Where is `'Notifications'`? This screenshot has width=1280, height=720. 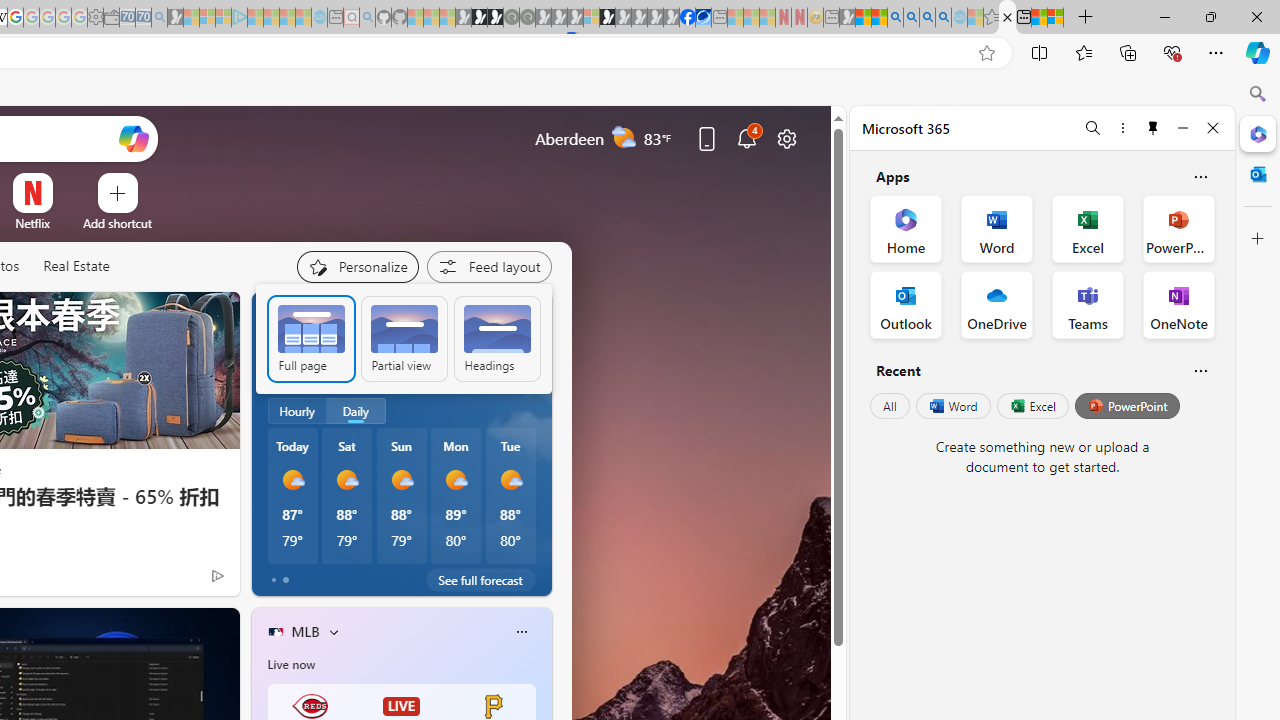 'Notifications' is located at coordinates (745, 137).